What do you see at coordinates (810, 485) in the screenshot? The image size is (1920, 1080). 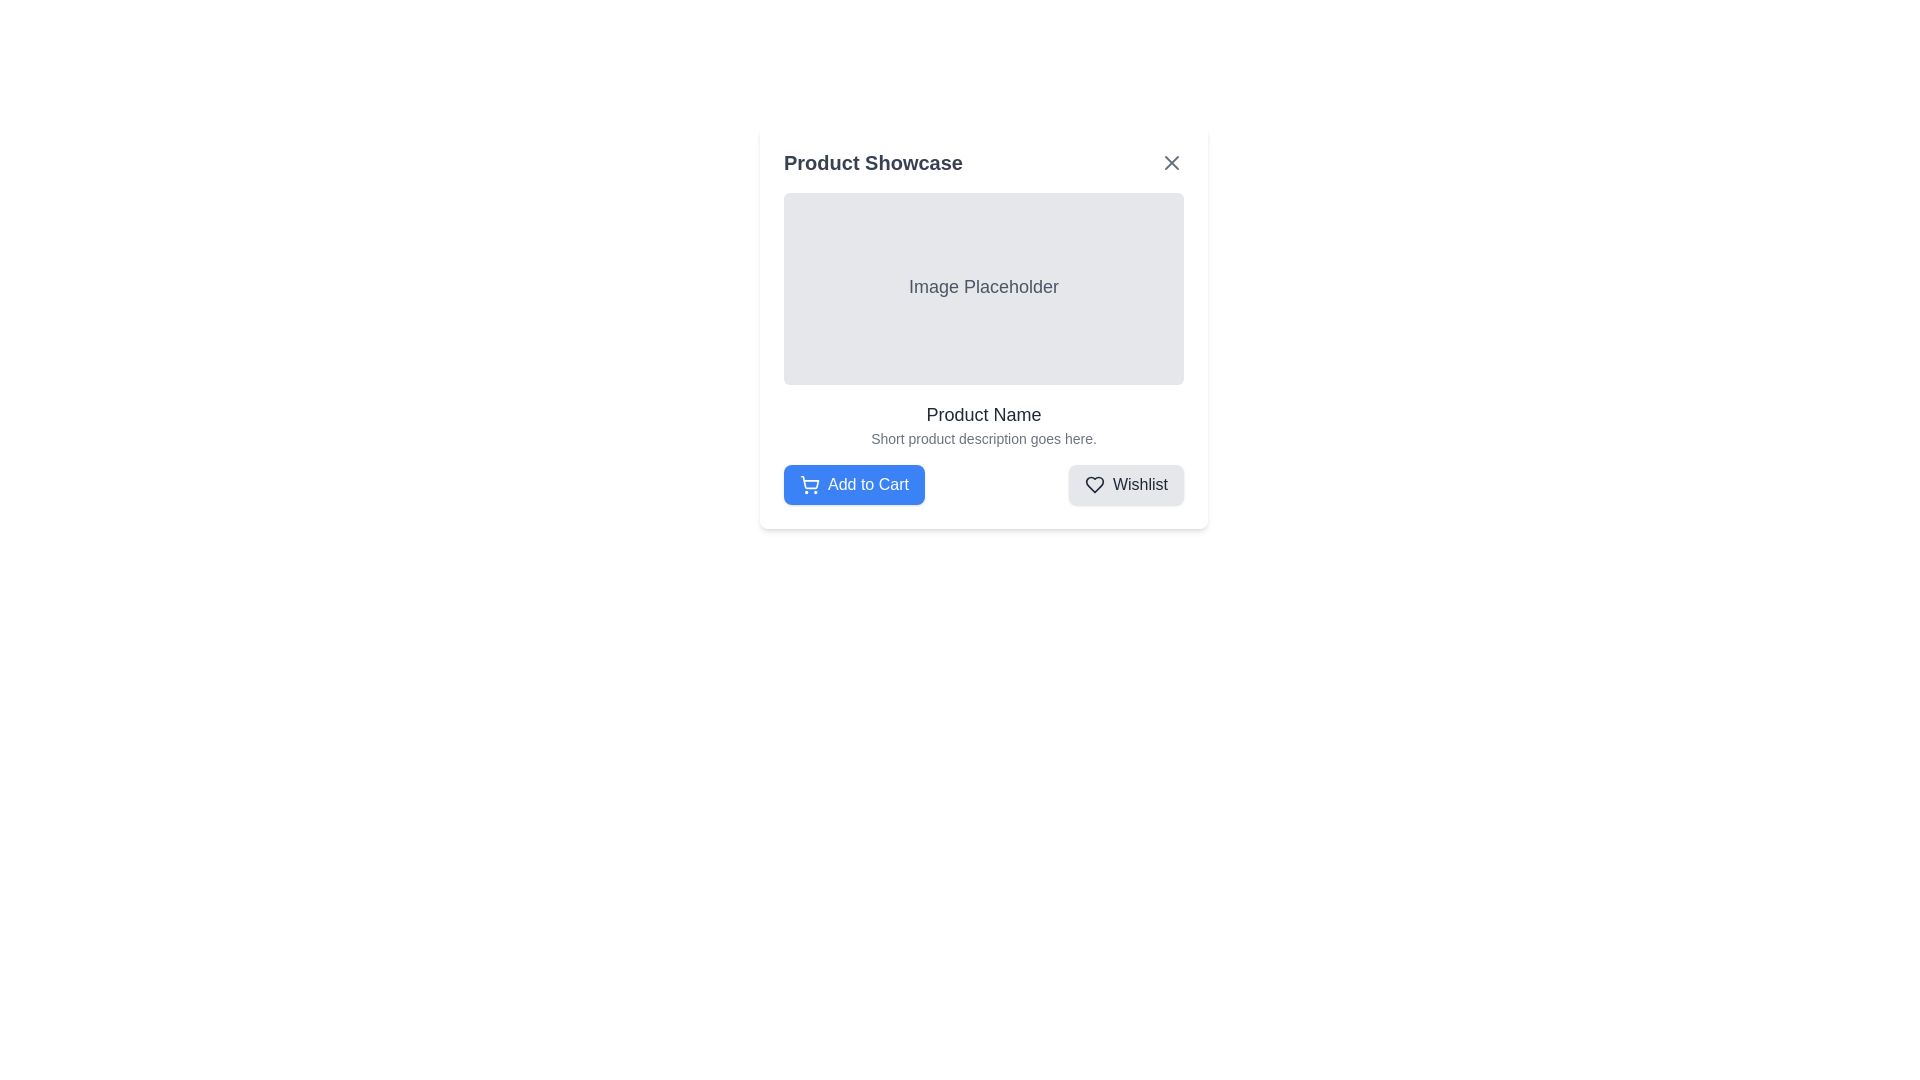 I see `the 'Add to Cart' button, which includes a shopping cart SVG icon on the left` at bounding box center [810, 485].